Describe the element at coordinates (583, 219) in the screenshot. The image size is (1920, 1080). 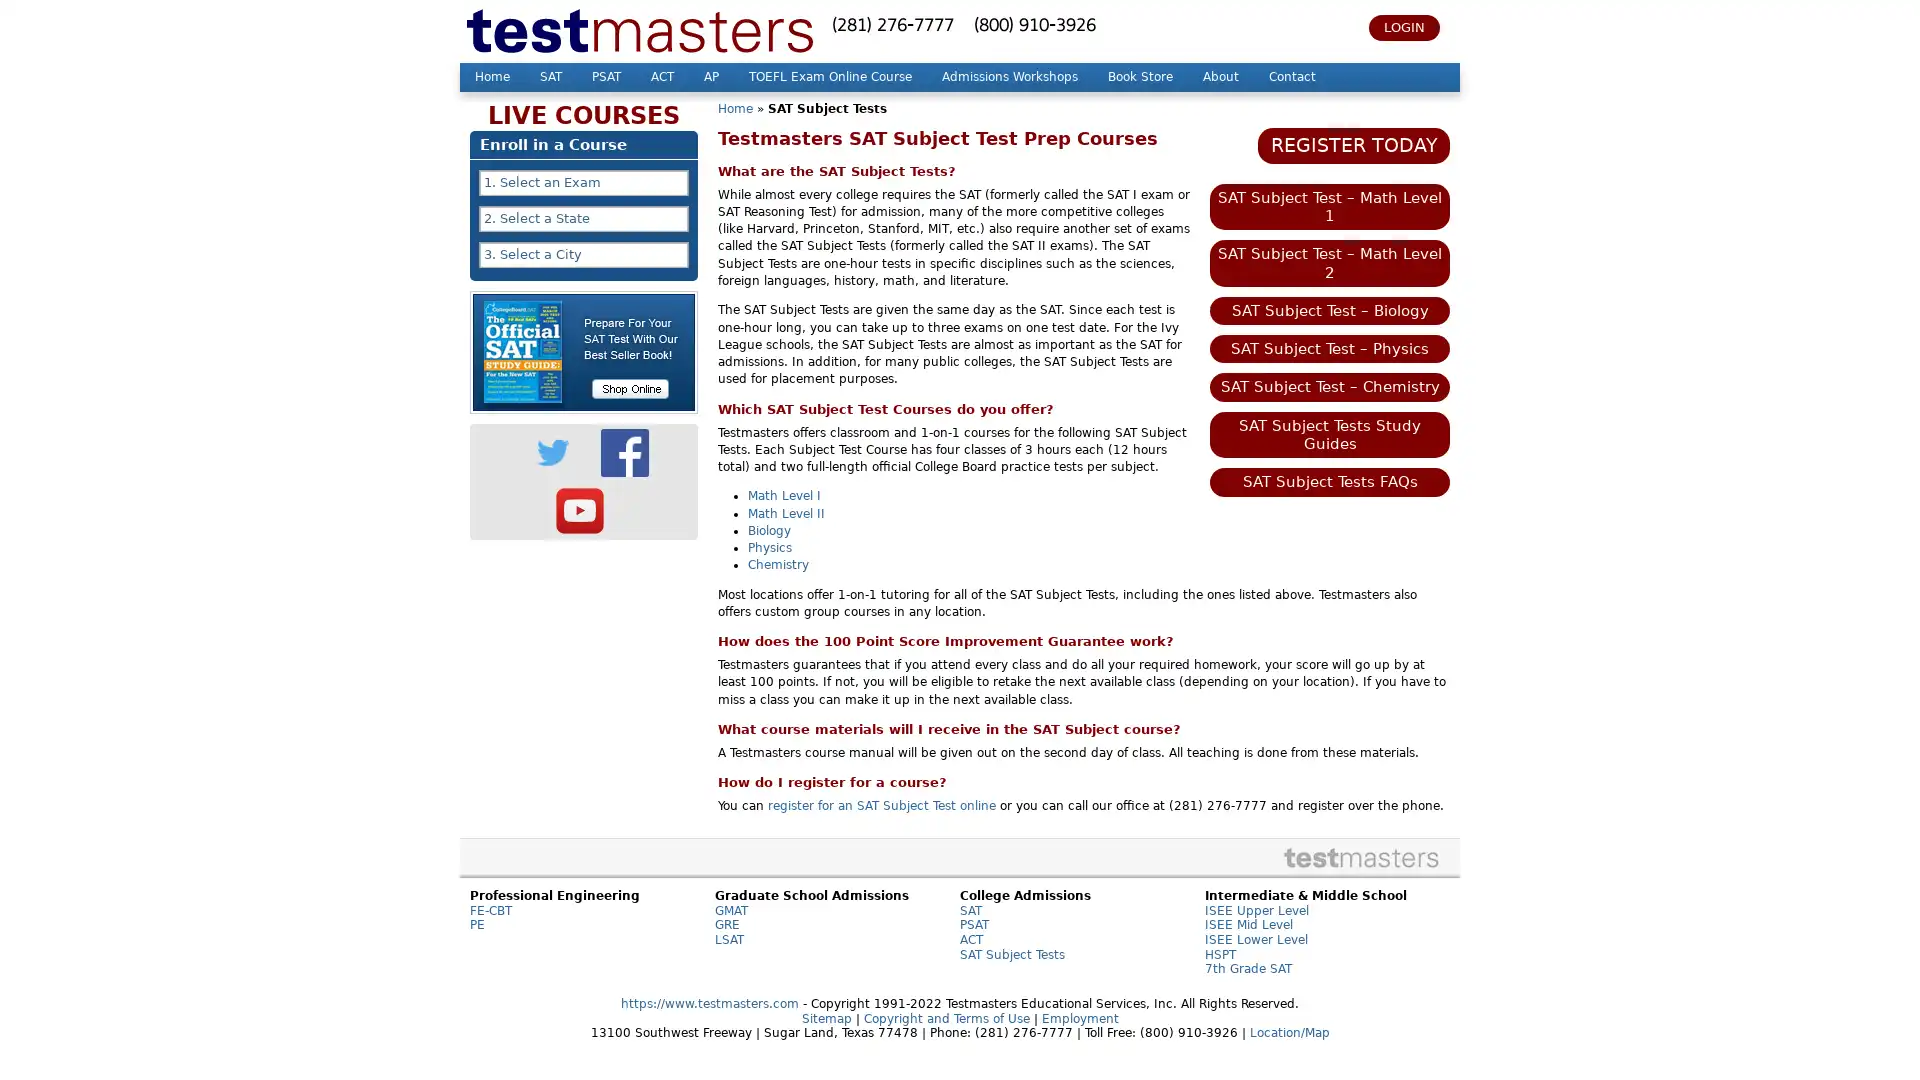
I see `2. Select a State` at that location.